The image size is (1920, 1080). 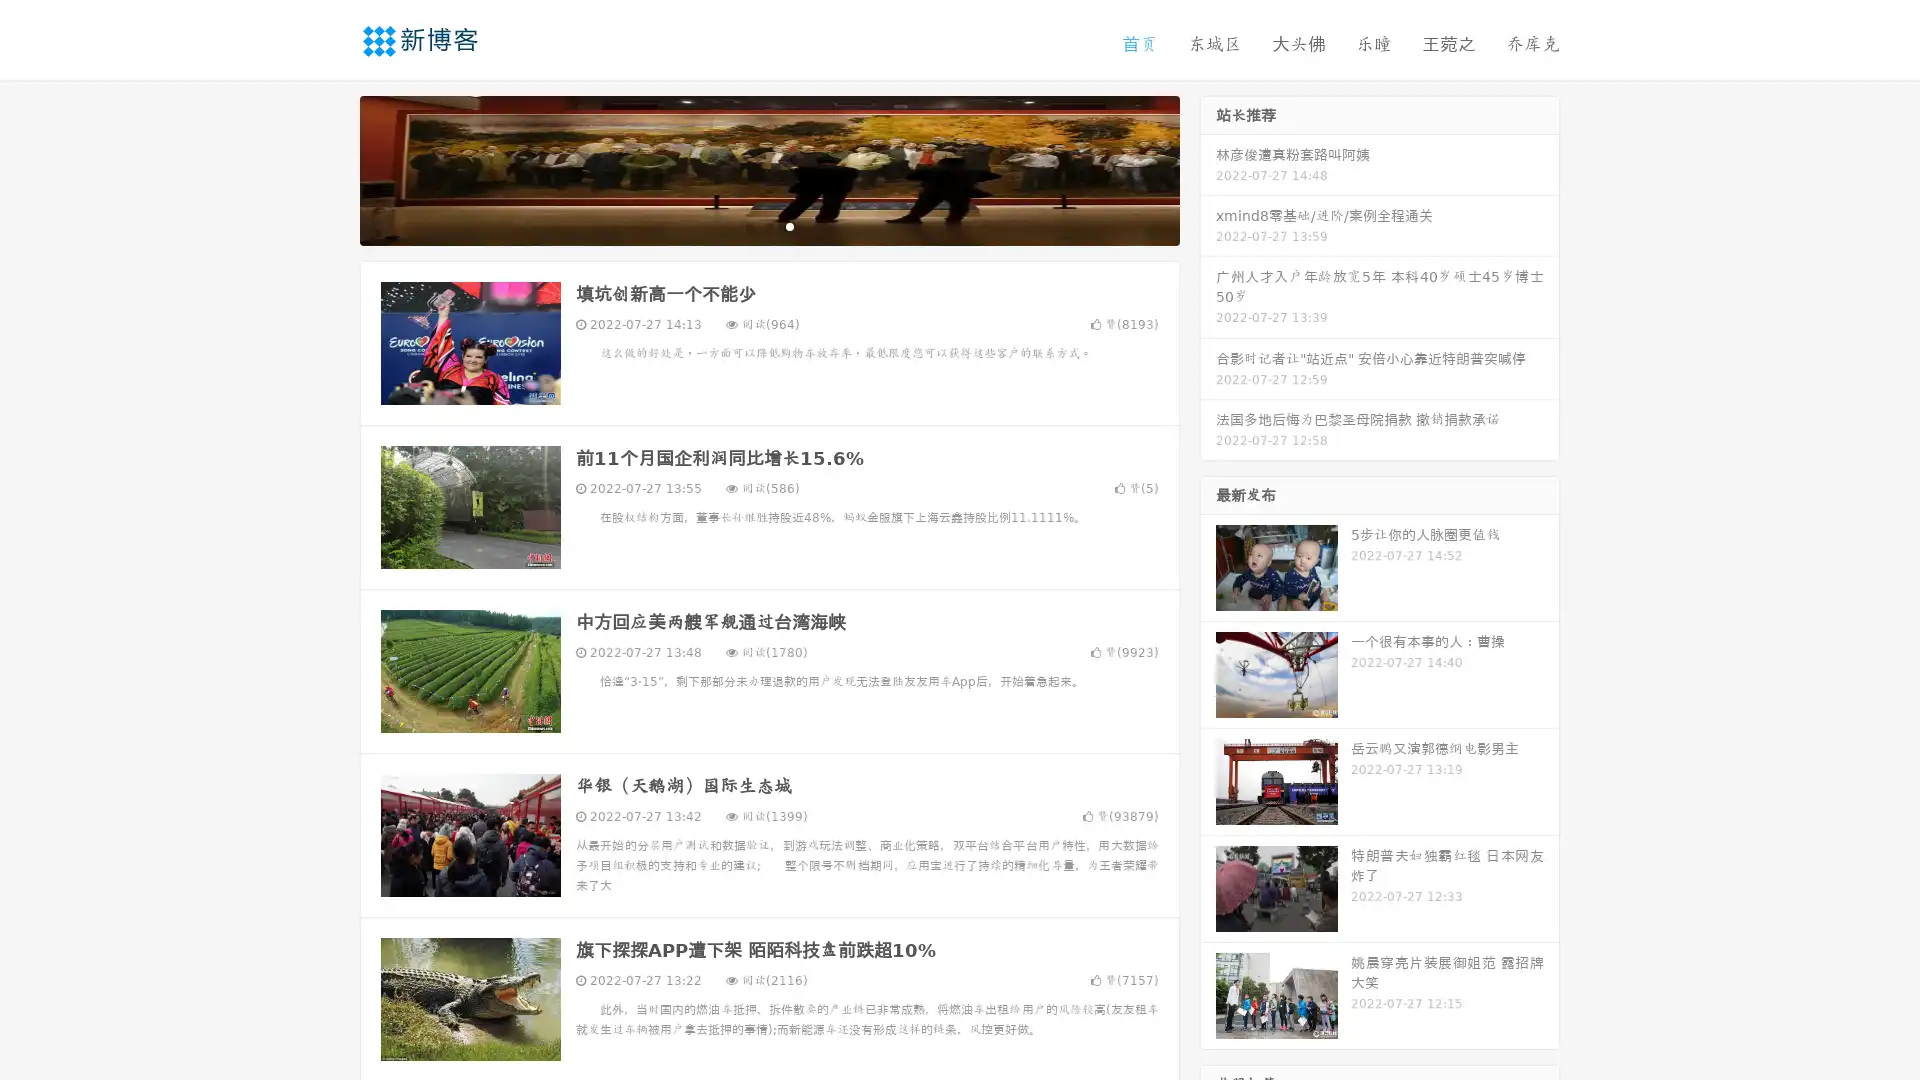 What do you see at coordinates (768, 225) in the screenshot?
I see `Go to slide 2` at bounding box center [768, 225].